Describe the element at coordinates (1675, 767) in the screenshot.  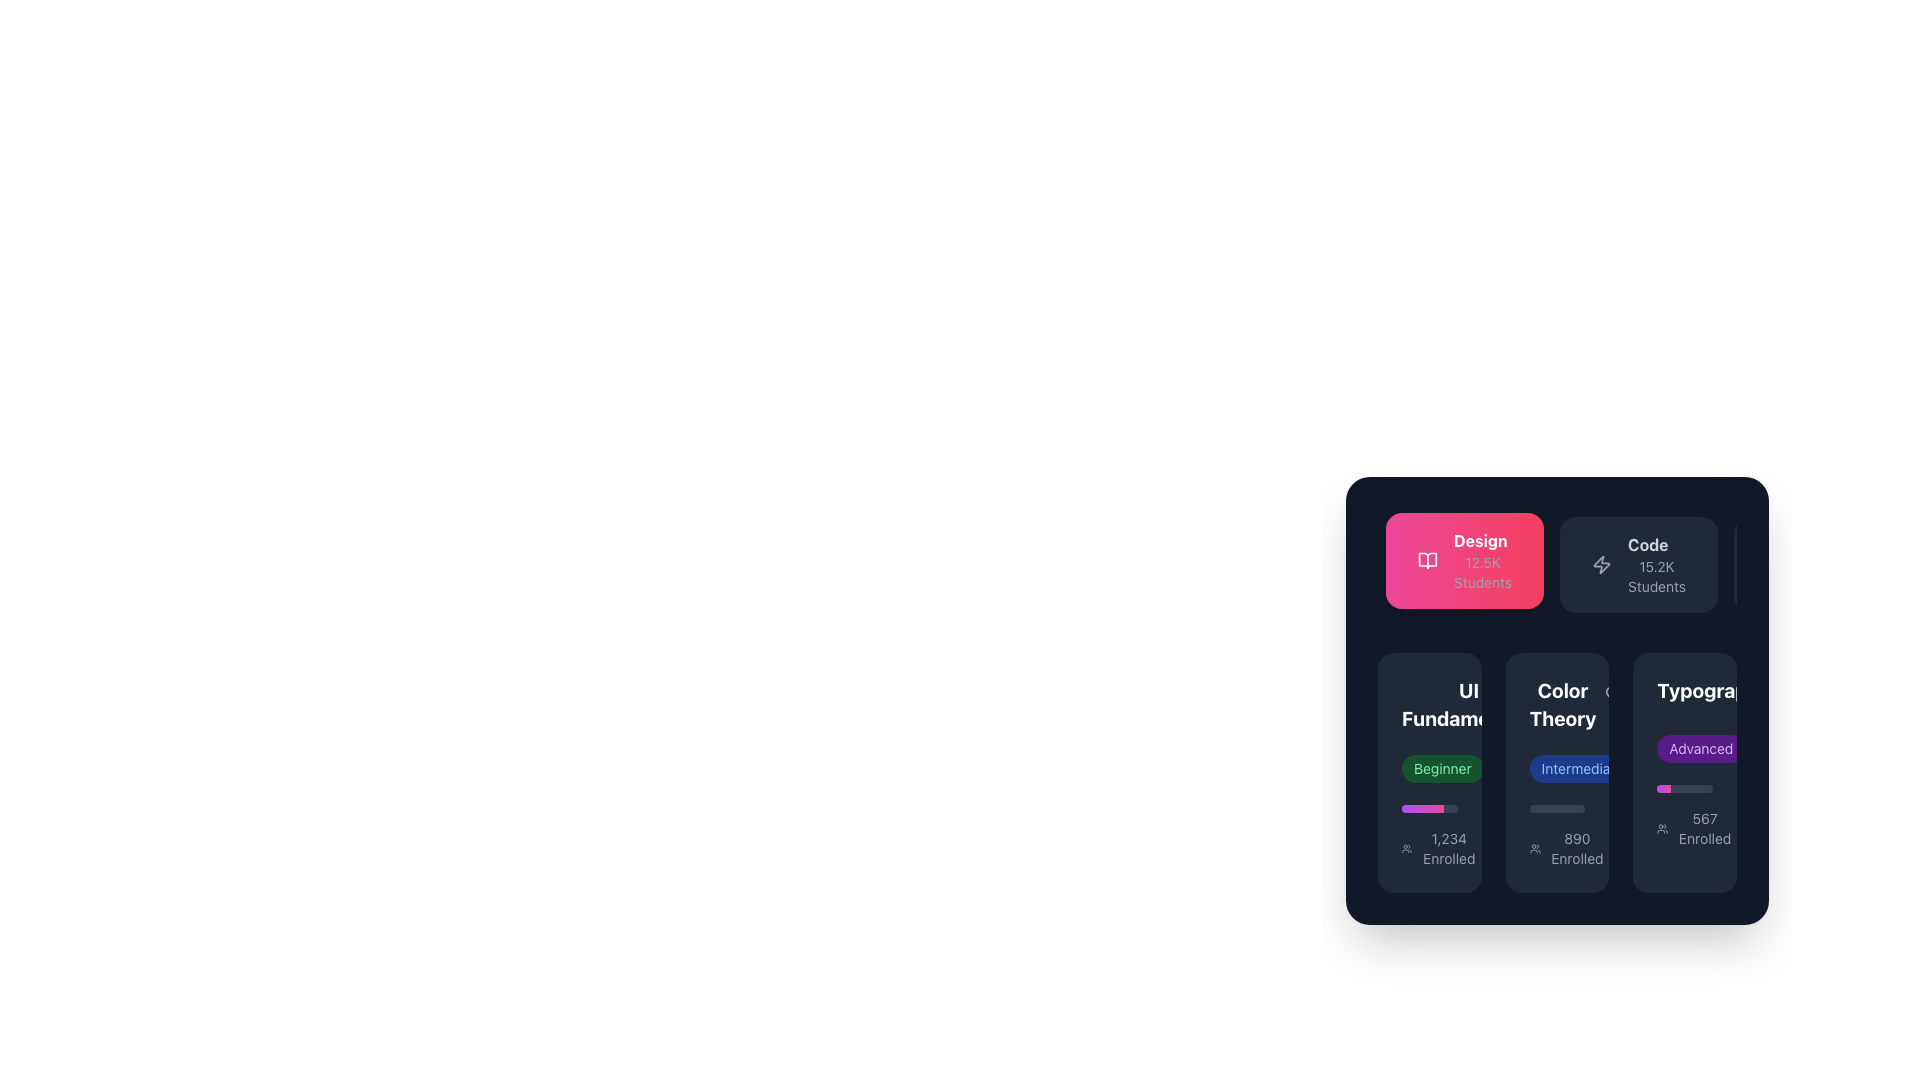
I see `the course duration indicator text with icon located in the third column of the grid, positioned to the right of the 'Intermediate' label` at that location.